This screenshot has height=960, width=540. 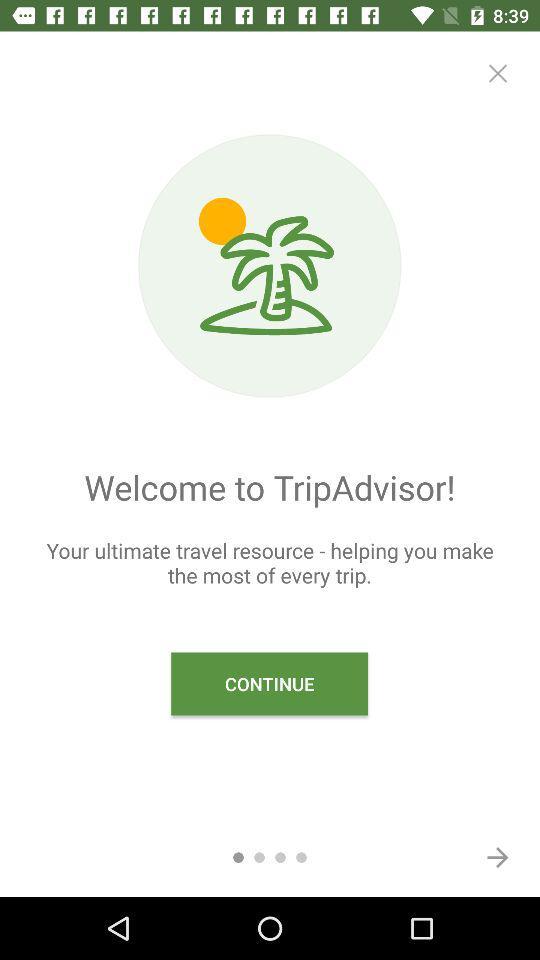 What do you see at coordinates (269, 684) in the screenshot?
I see `the continue icon` at bounding box center [269, 684].